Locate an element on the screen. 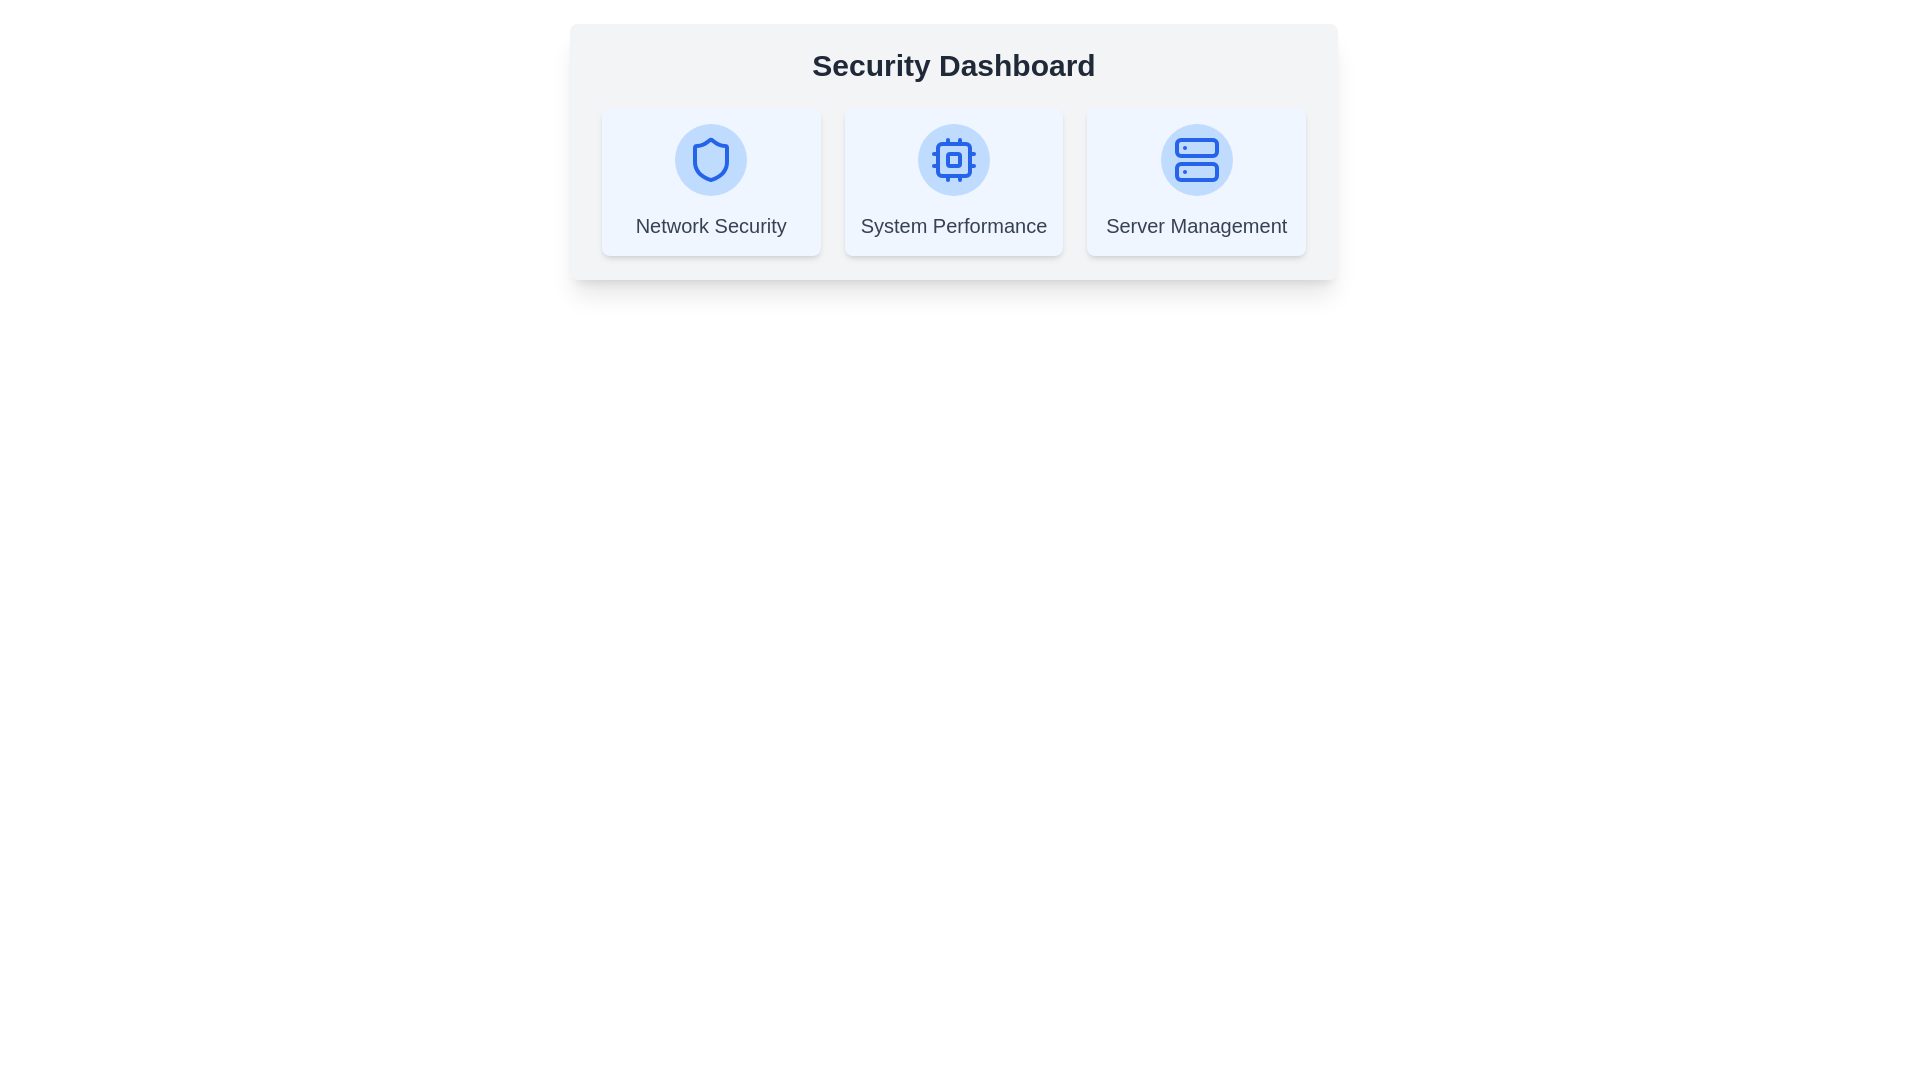 The image size is (1920, 1080). the decorative graphical element, a light blue square with rounded corners, located within the 'System Performance' icon on the Security Dashboard interface is located at coordinates (953, 158).